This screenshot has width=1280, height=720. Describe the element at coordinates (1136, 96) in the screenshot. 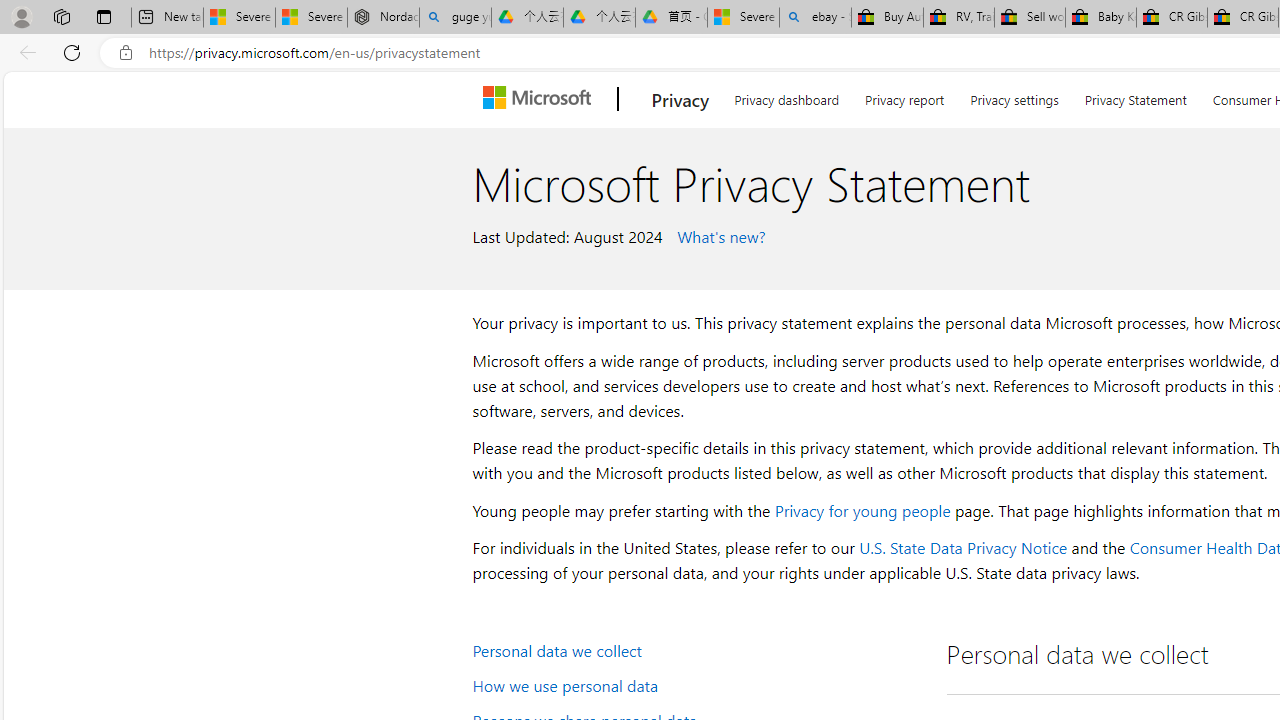

I see `'Privacy Statement'` at that location.